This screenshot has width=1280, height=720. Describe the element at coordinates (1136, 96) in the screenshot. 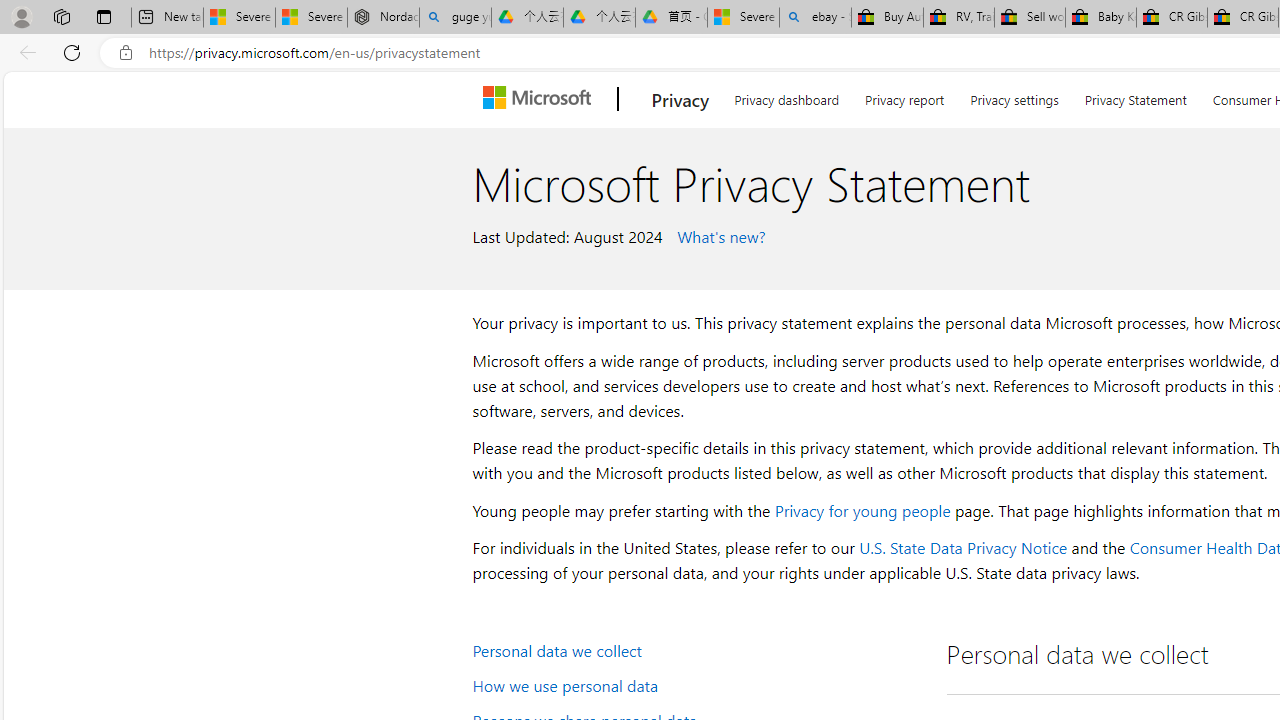

I see `'Privacy Statement'` at that location.